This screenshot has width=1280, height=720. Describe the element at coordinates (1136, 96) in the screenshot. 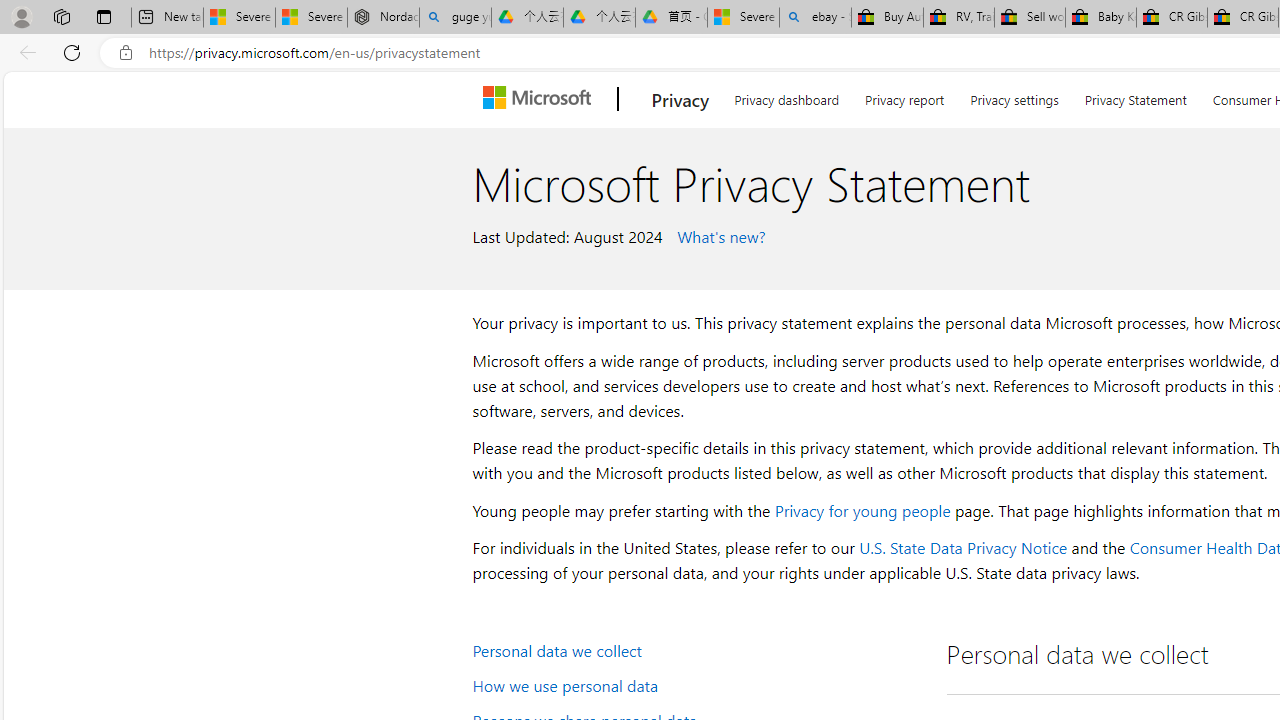

I see `'Privacy Statement'` at that location.